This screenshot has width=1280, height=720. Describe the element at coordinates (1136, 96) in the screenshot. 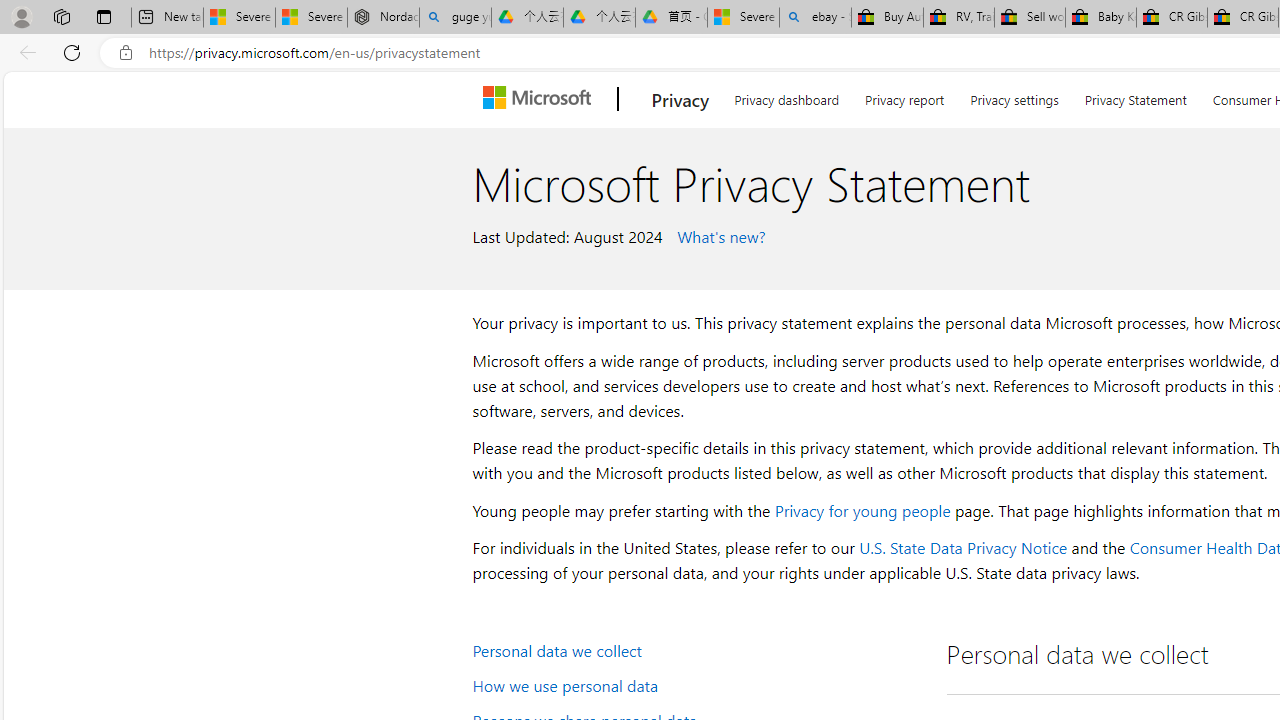

I see `'Privacy Statement'` at that location.